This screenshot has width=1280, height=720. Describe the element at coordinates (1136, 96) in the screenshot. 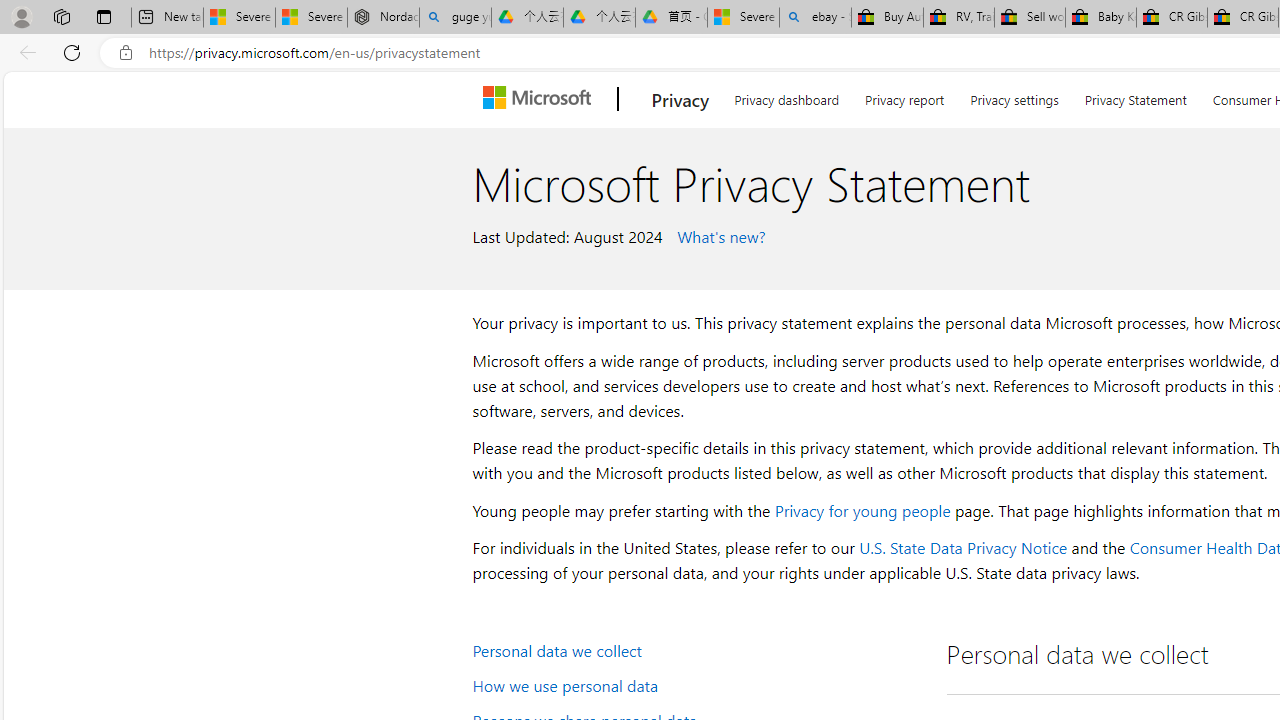

I see `'Privacy Statement'` at that location.